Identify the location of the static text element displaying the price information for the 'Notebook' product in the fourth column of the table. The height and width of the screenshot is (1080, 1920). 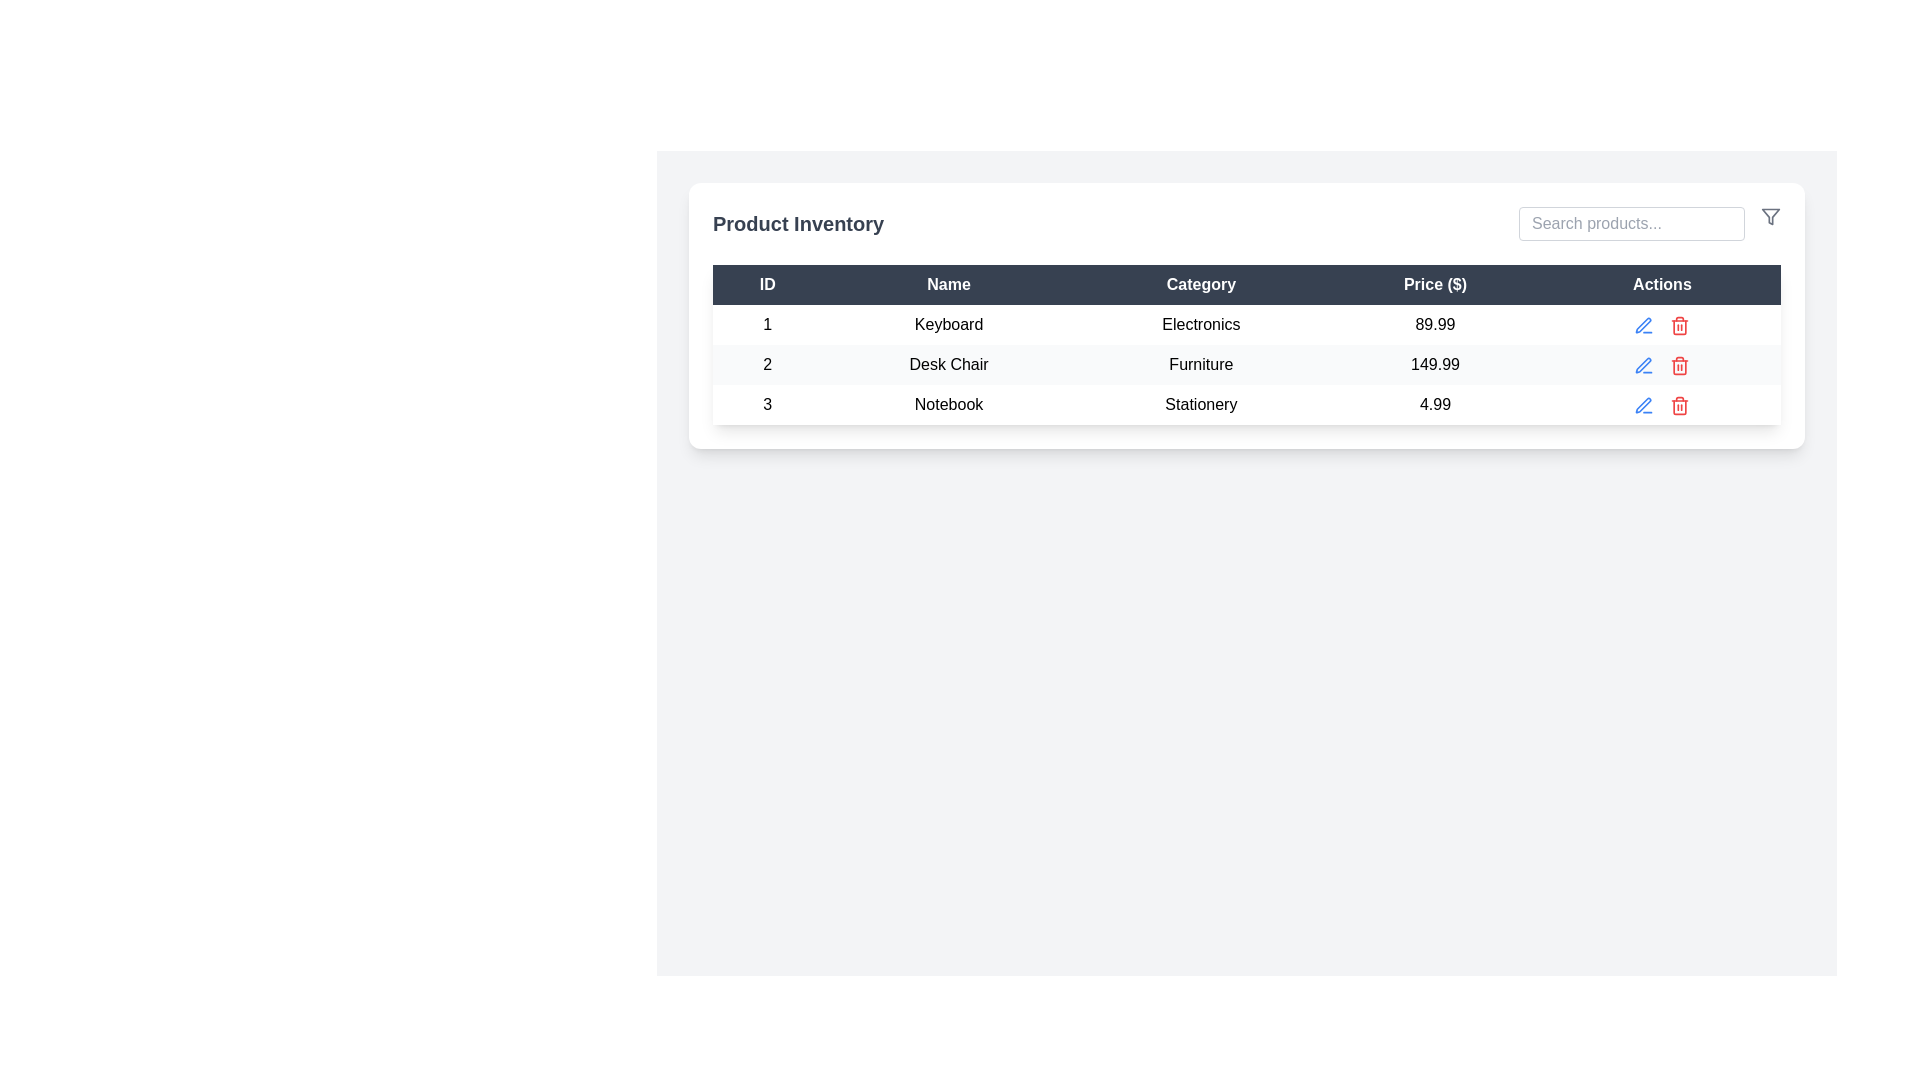
(1434, 405).